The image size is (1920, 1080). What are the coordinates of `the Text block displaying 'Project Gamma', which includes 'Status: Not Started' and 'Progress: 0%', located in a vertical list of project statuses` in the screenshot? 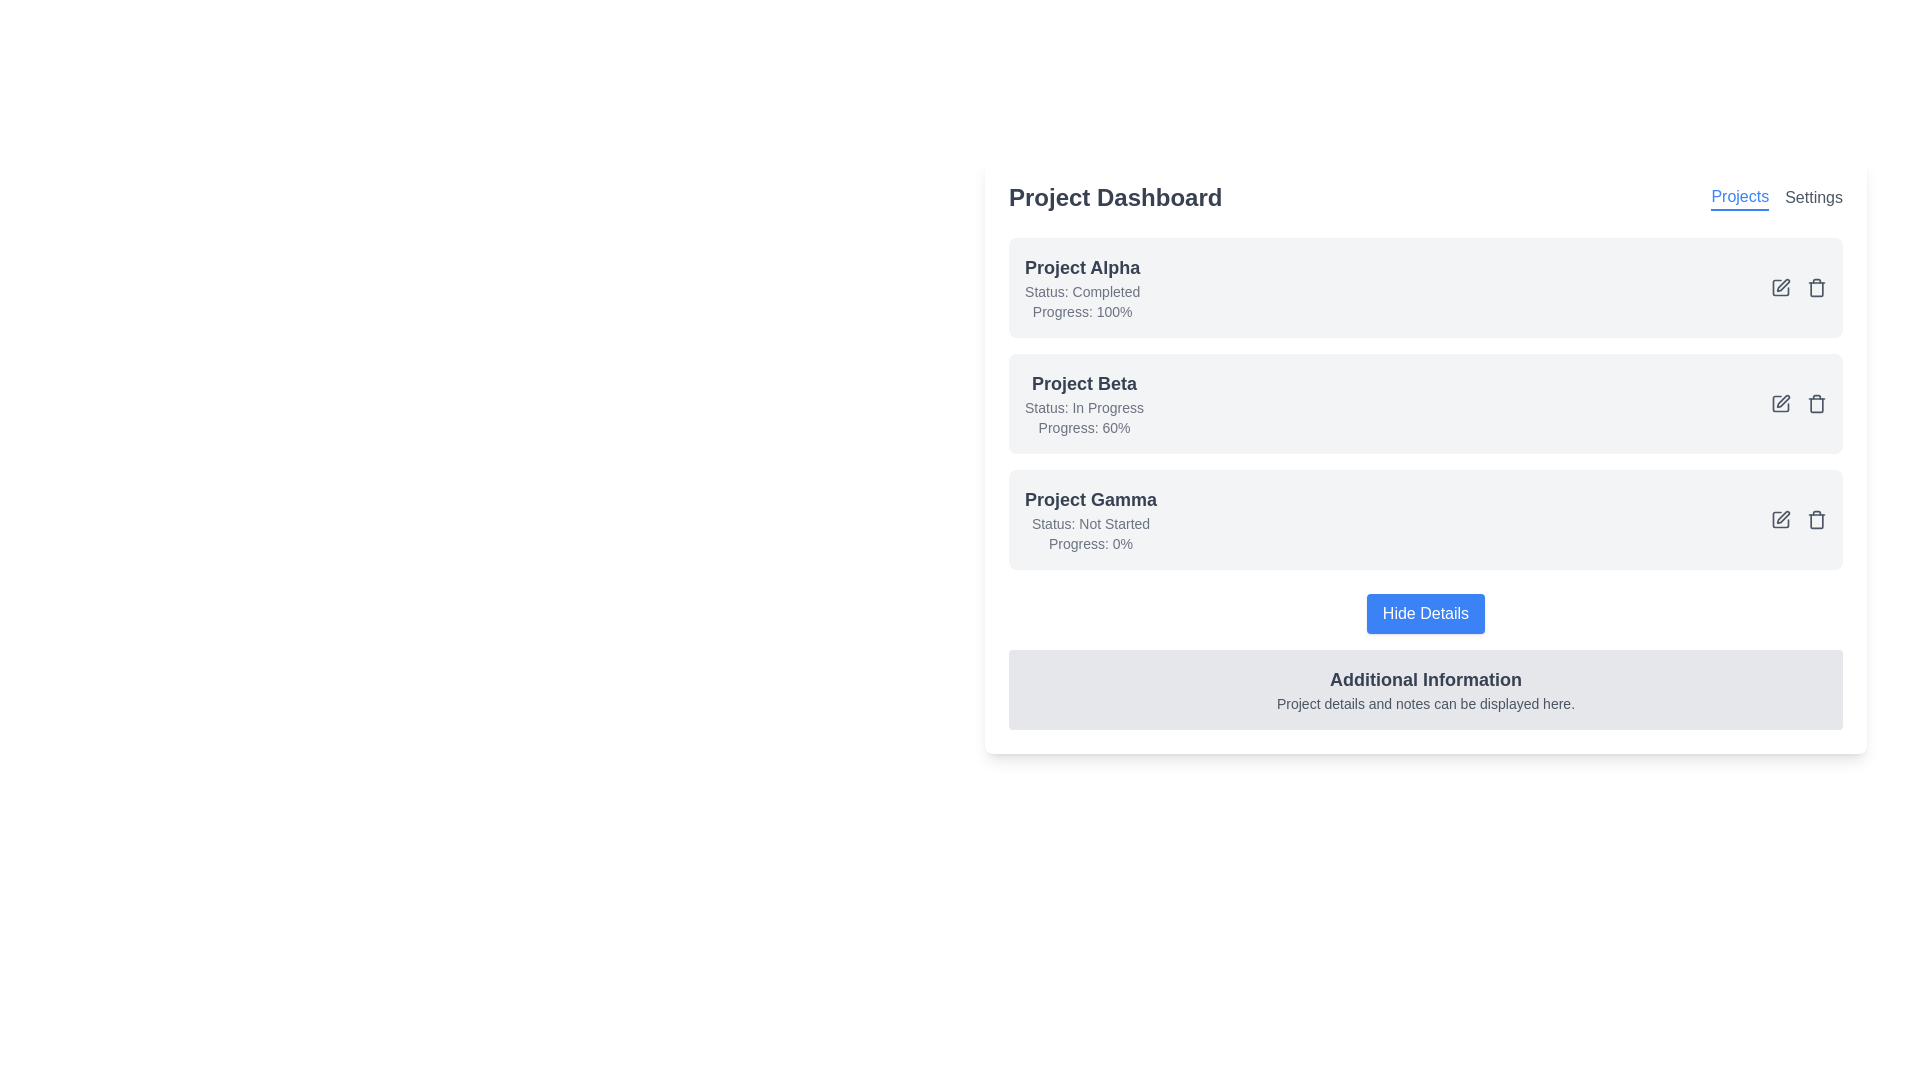 It's located at (1089, 519).